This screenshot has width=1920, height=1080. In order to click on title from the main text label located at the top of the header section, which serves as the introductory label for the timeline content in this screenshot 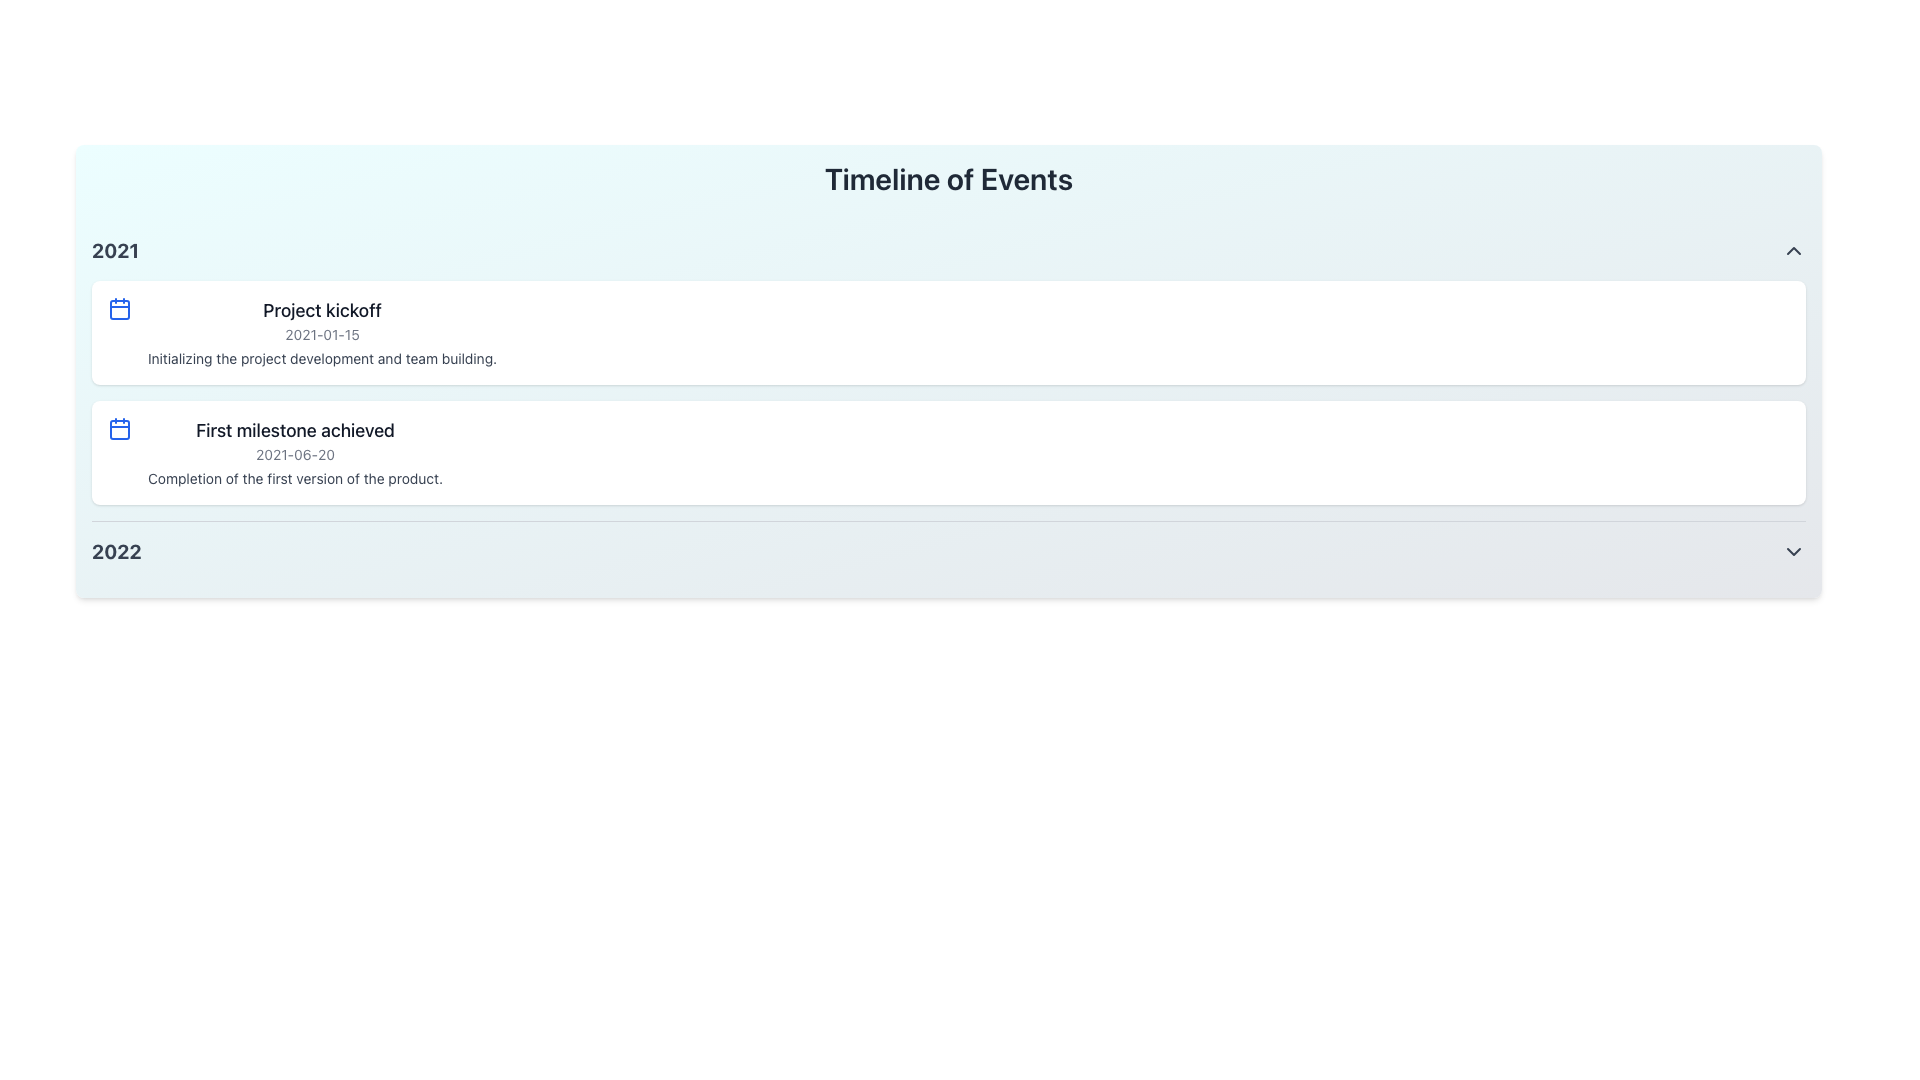, I will do `click(948, 177)`.